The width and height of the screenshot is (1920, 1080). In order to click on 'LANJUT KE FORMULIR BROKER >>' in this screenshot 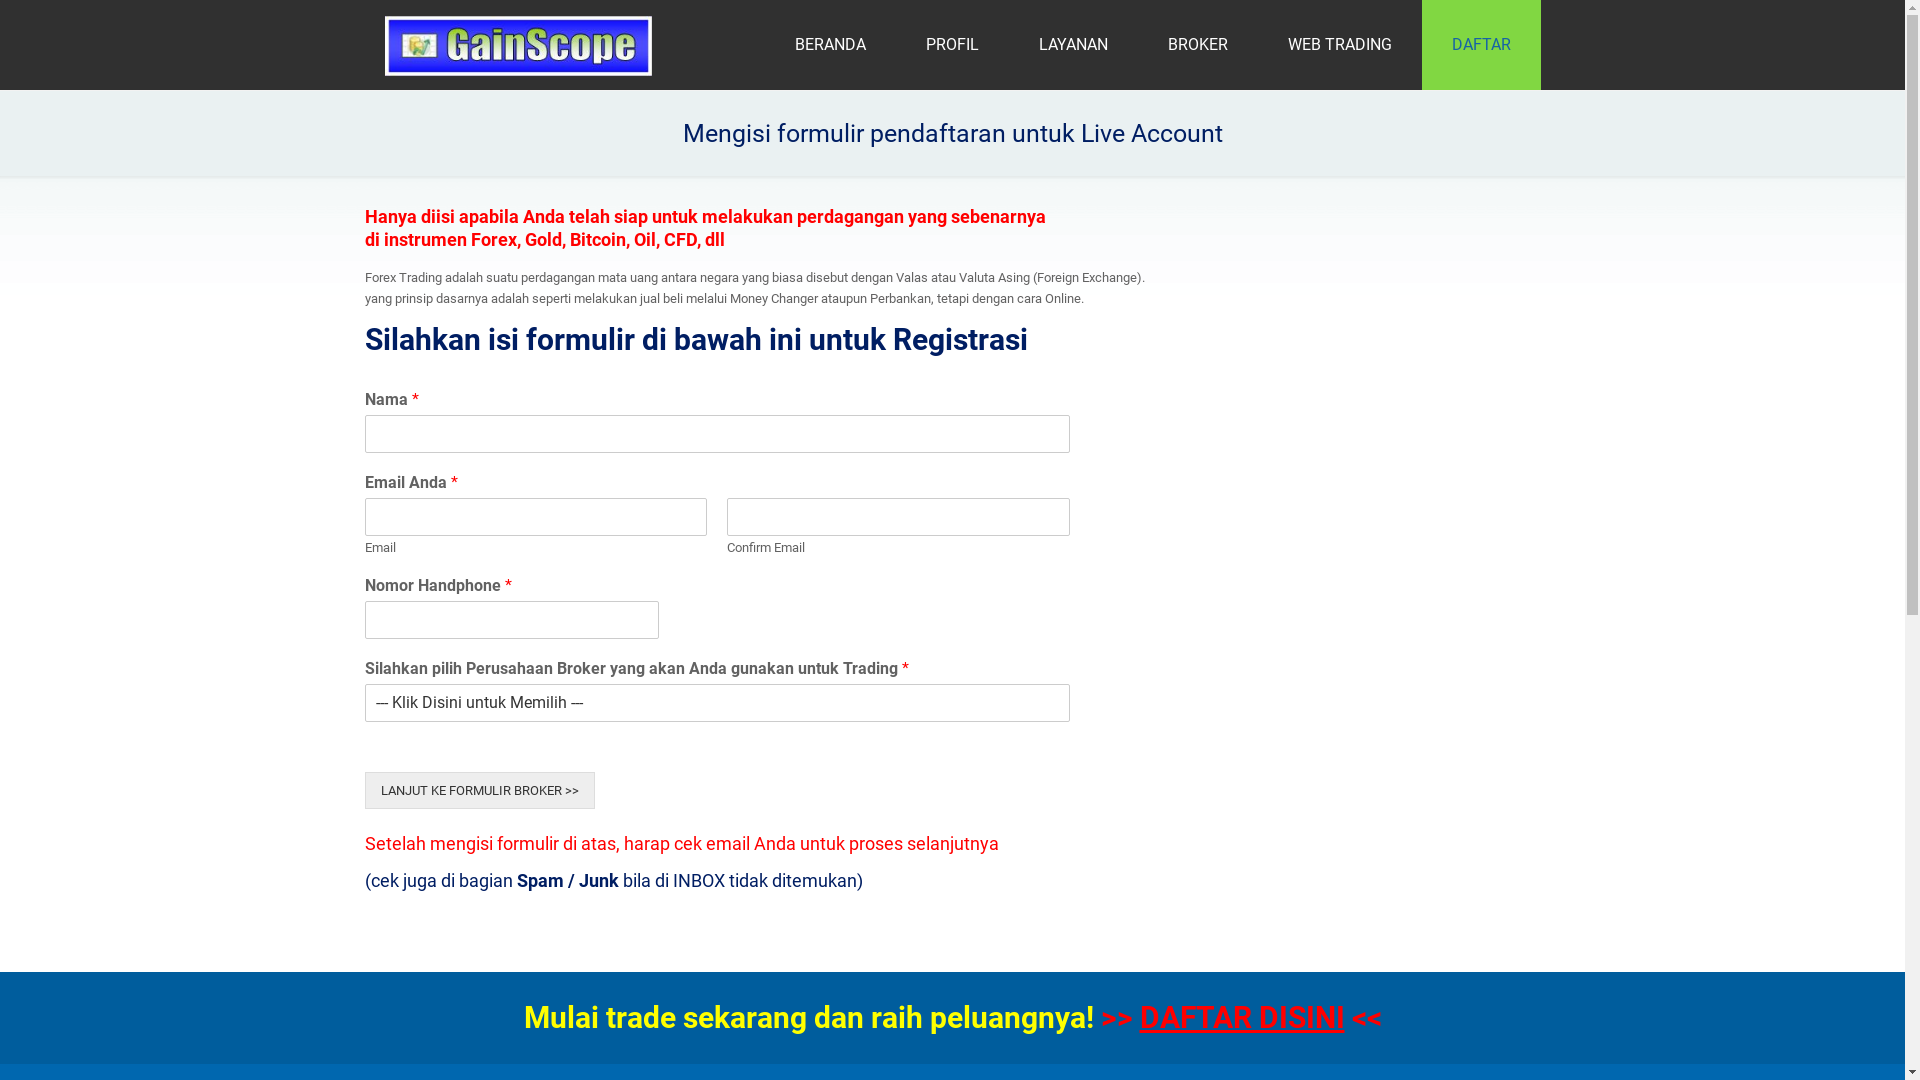, I will do `click(478, 789)`.